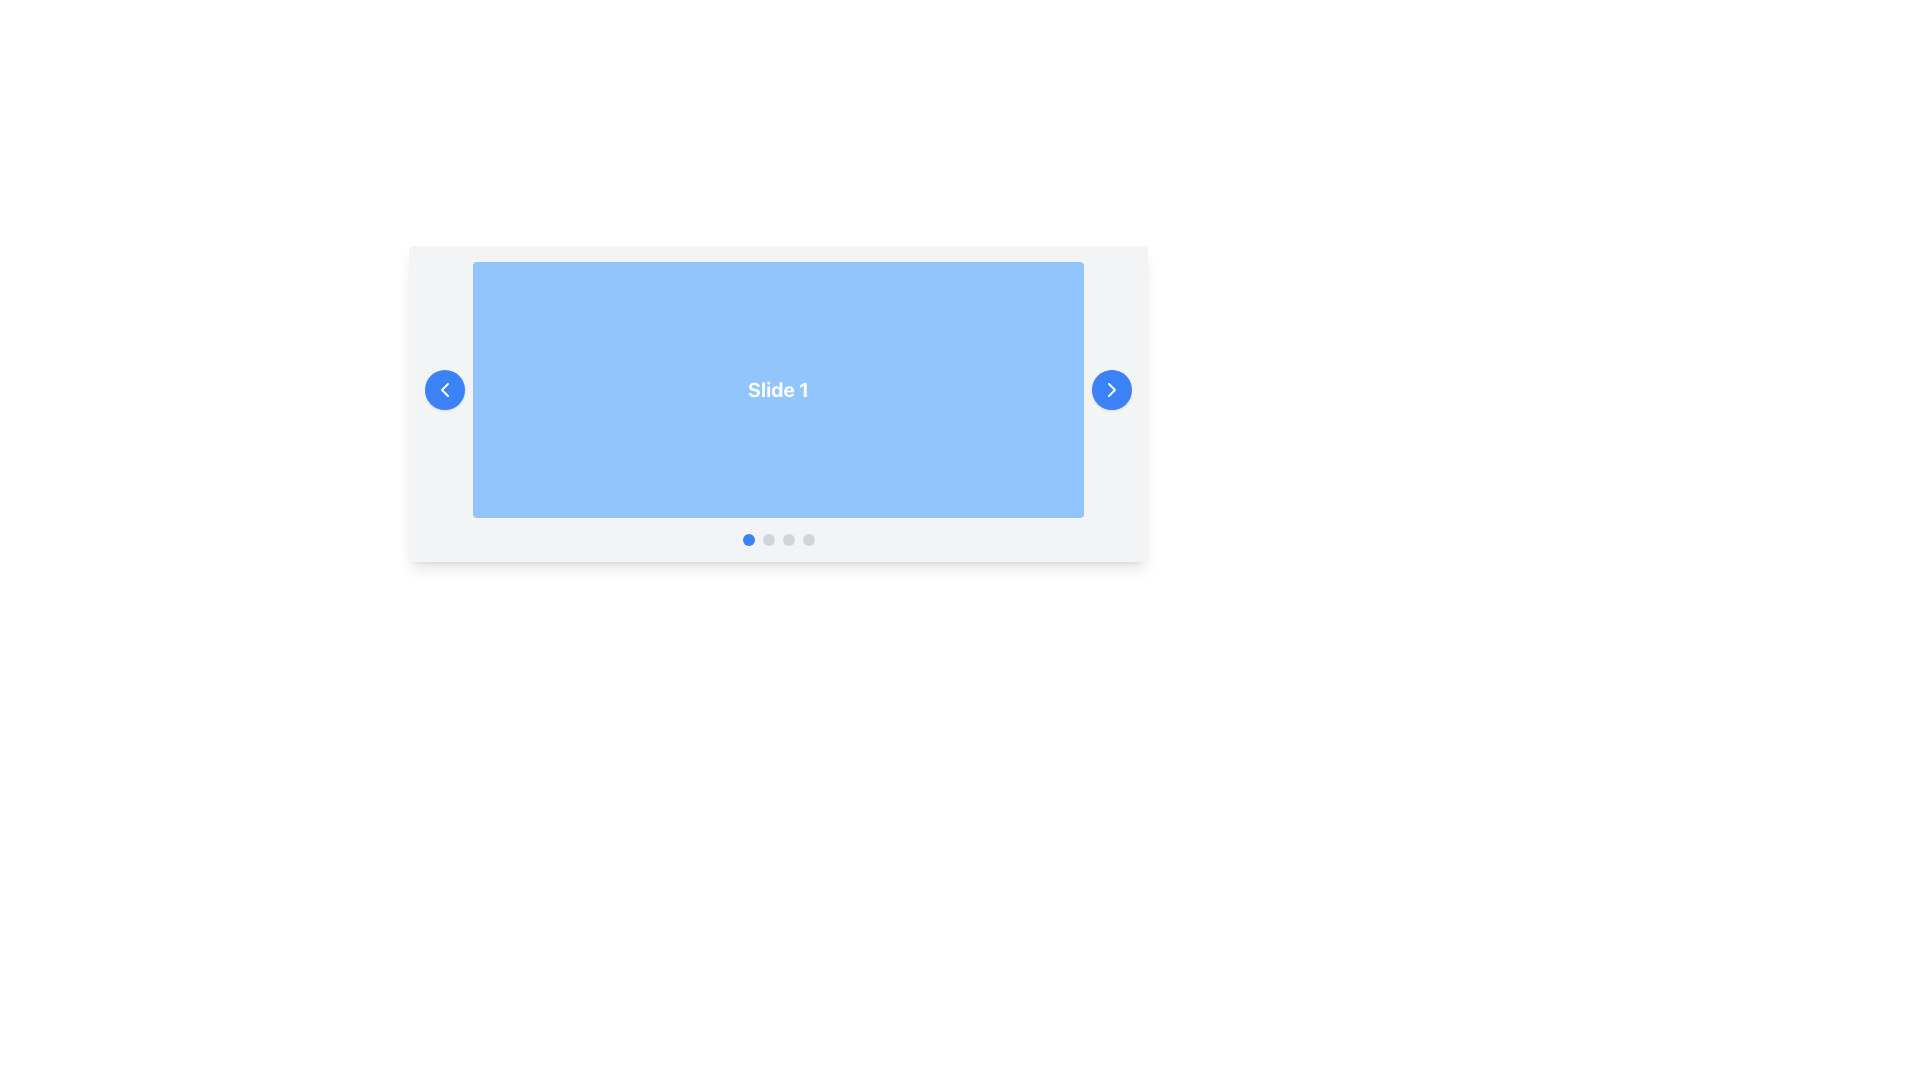 The width and height of the screenshot is (1920, 1080). What do you see at coordinates (787, 540) in the screenshot?
I see `the third dot button in the carousel navigation` at bounding box center [787, 540].